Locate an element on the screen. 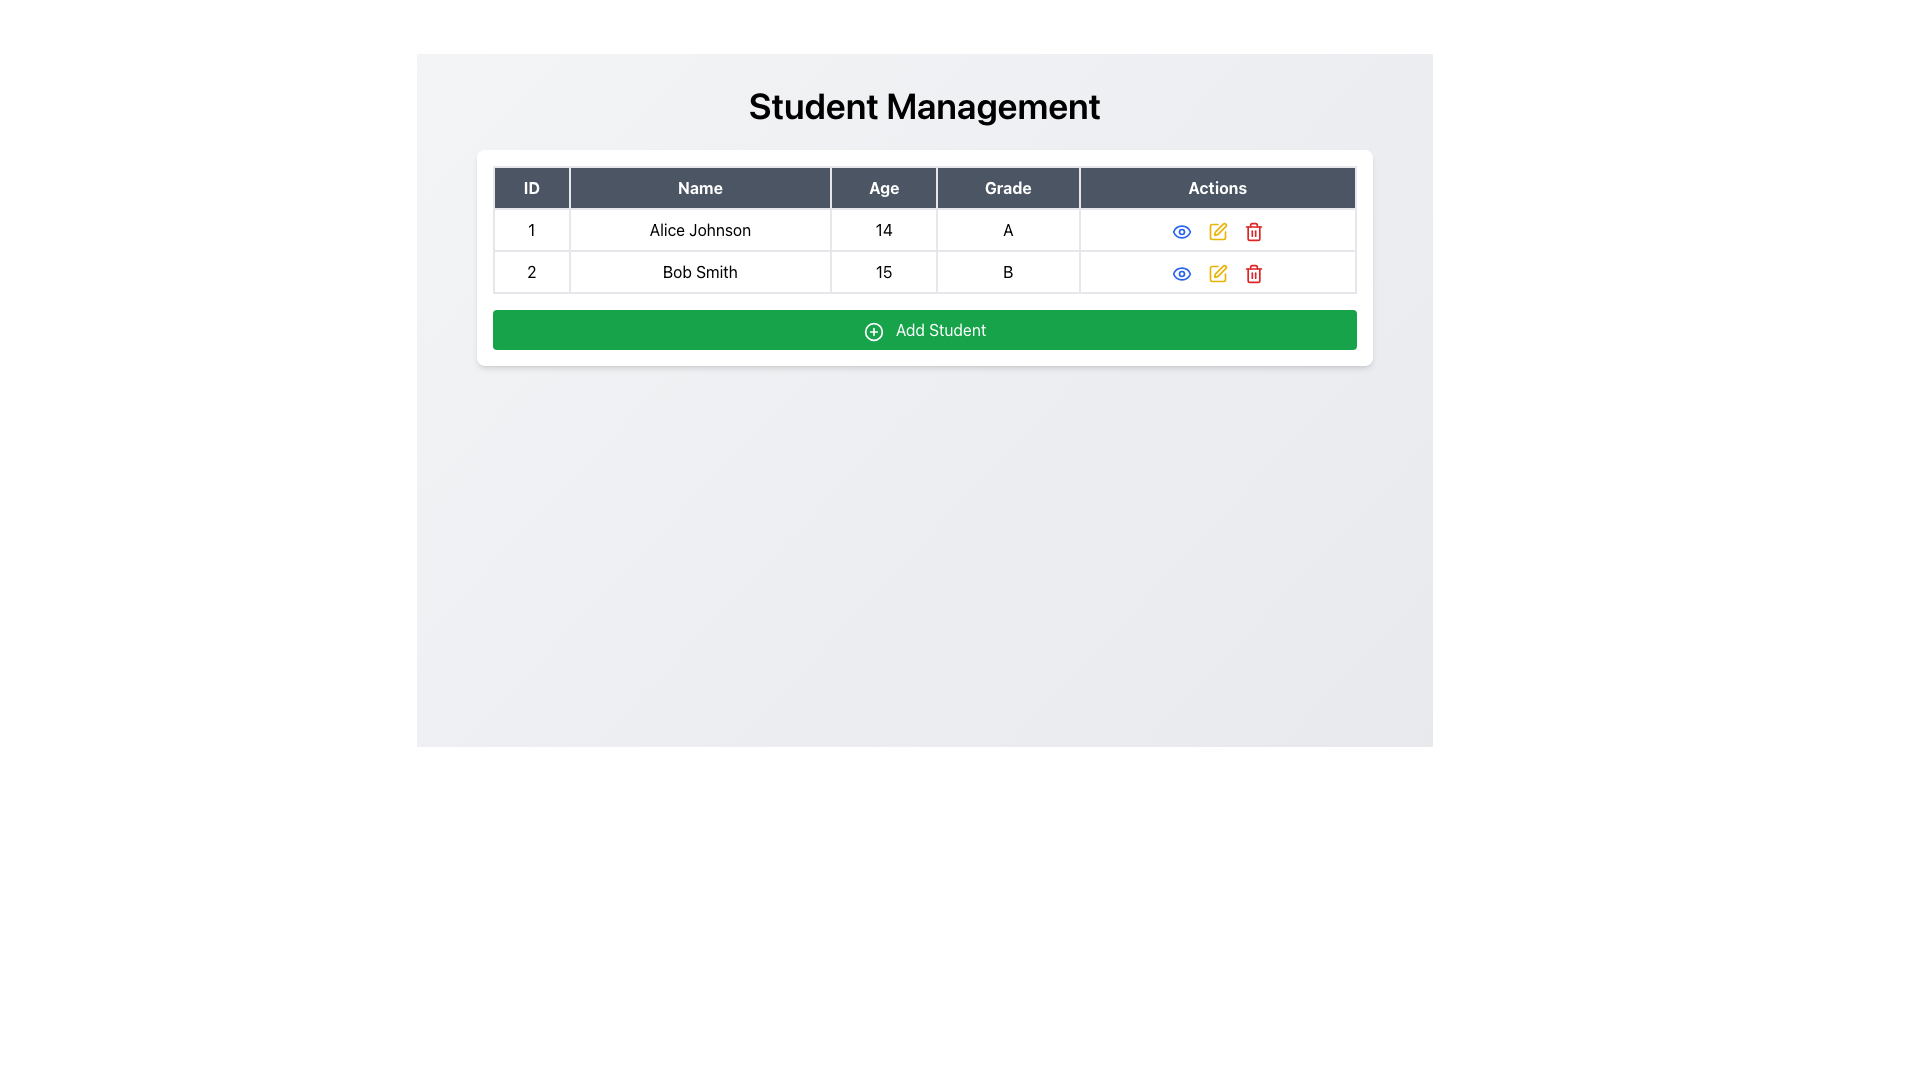  the Table Header element labeled 'Grade', which has a dark gray background and white text, located in the top-center of the interface is located at coordinates (1008, 188).